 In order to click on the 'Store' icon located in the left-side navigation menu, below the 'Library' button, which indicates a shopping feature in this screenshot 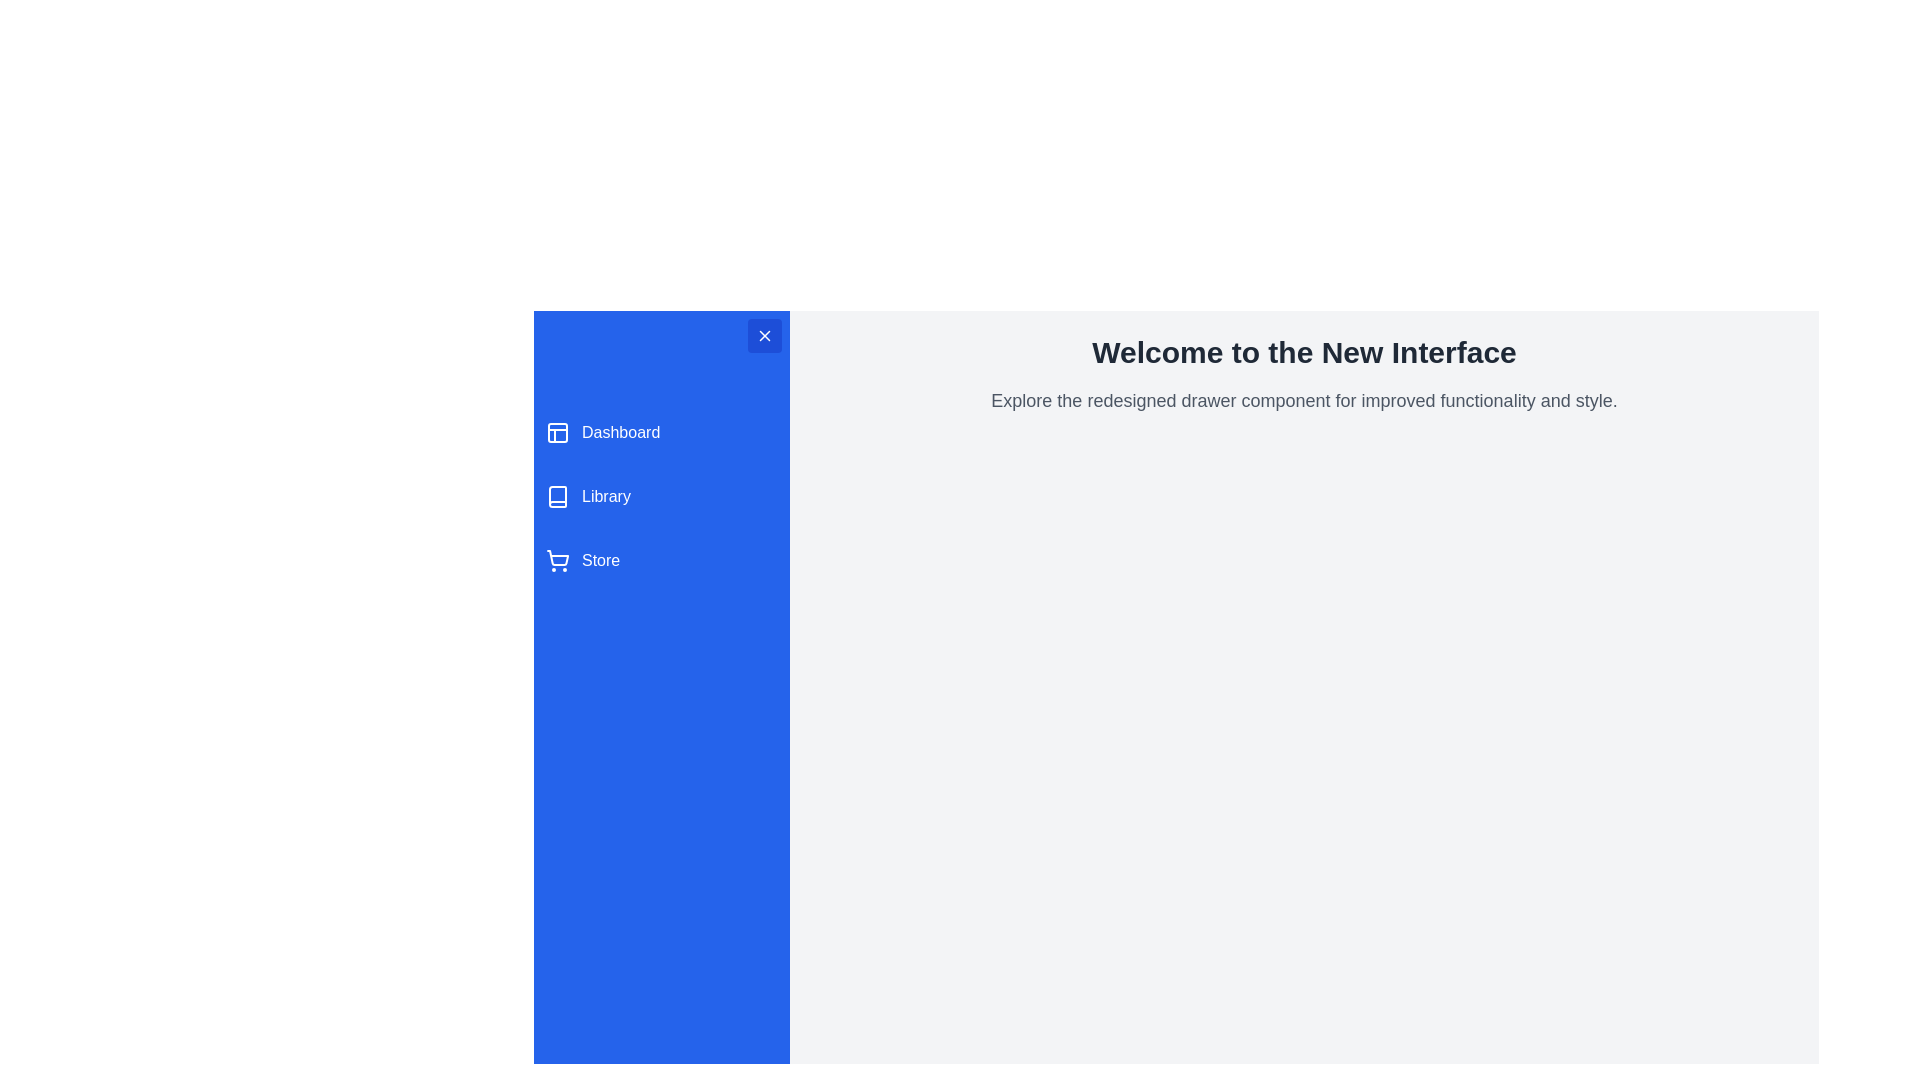, I will do `click(557, 560)`.